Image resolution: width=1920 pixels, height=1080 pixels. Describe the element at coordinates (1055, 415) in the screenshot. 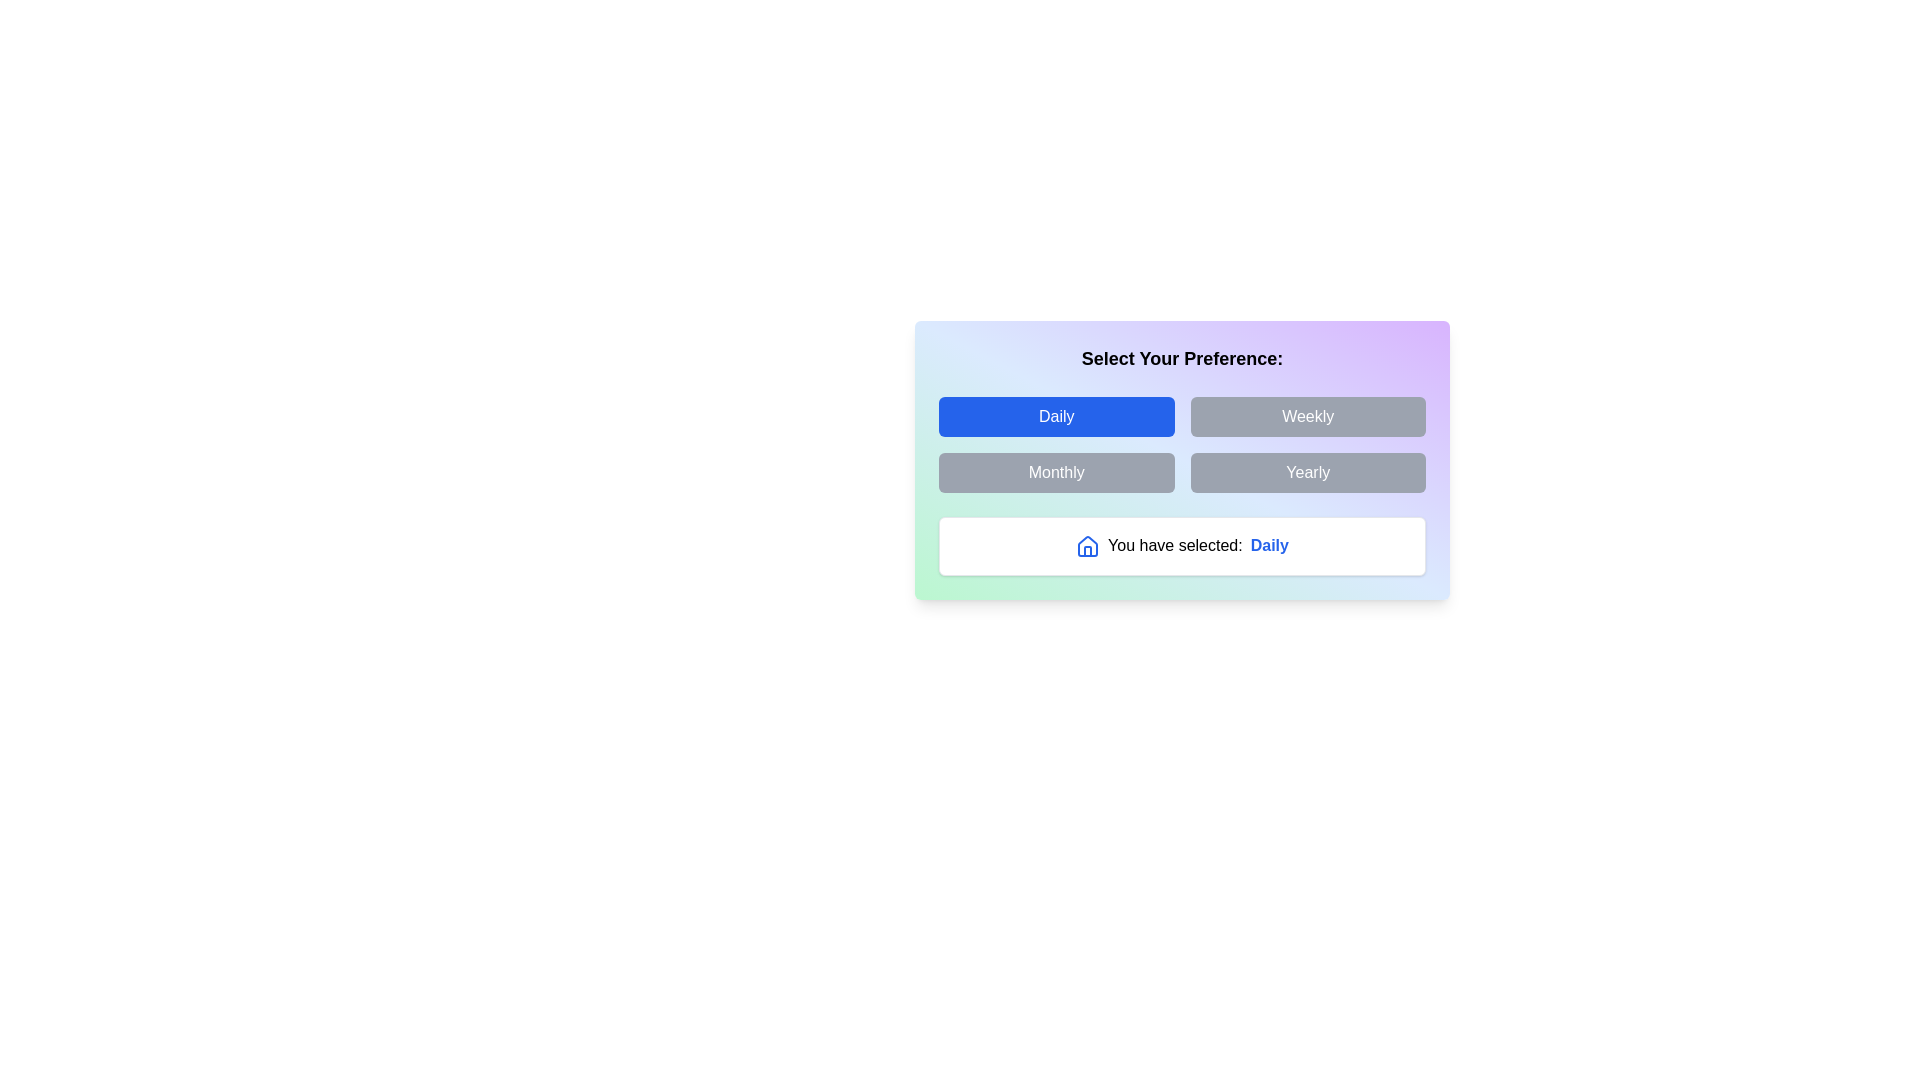

I see `the 'Daily' button` at that location.